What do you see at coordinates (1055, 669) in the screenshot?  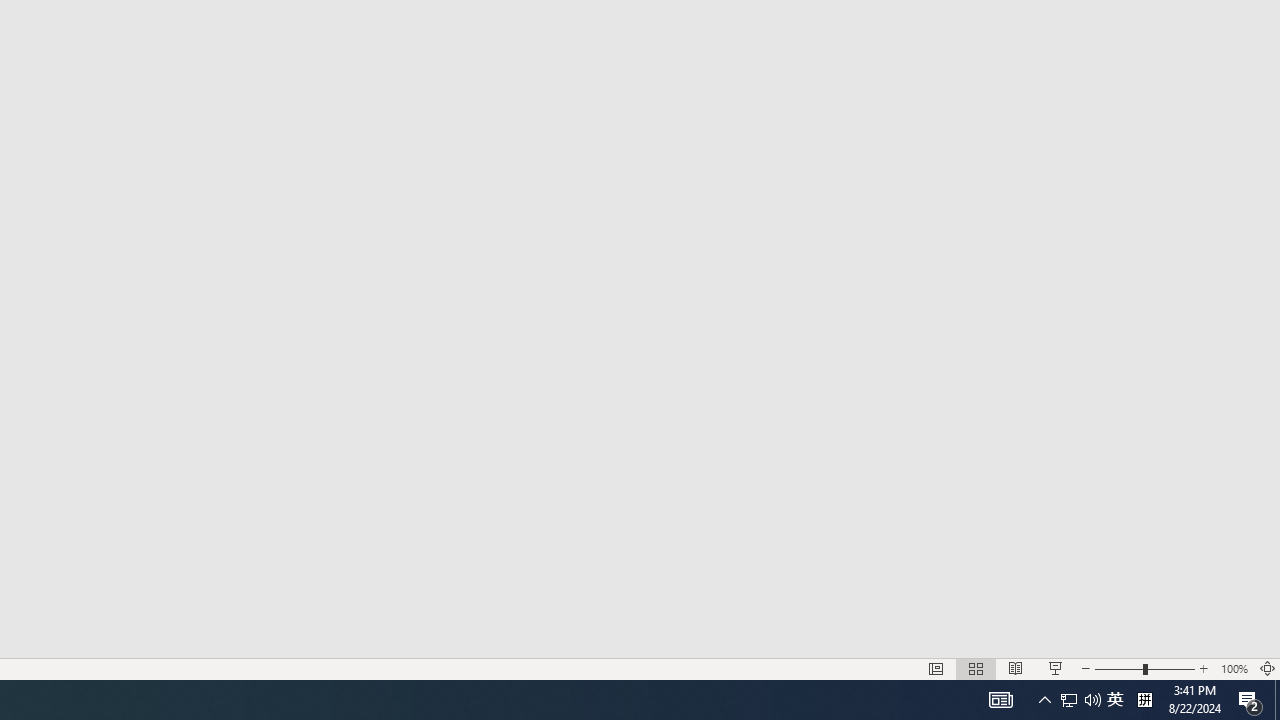 I see `'Slide Show'` at bounding box center [1055, 669].